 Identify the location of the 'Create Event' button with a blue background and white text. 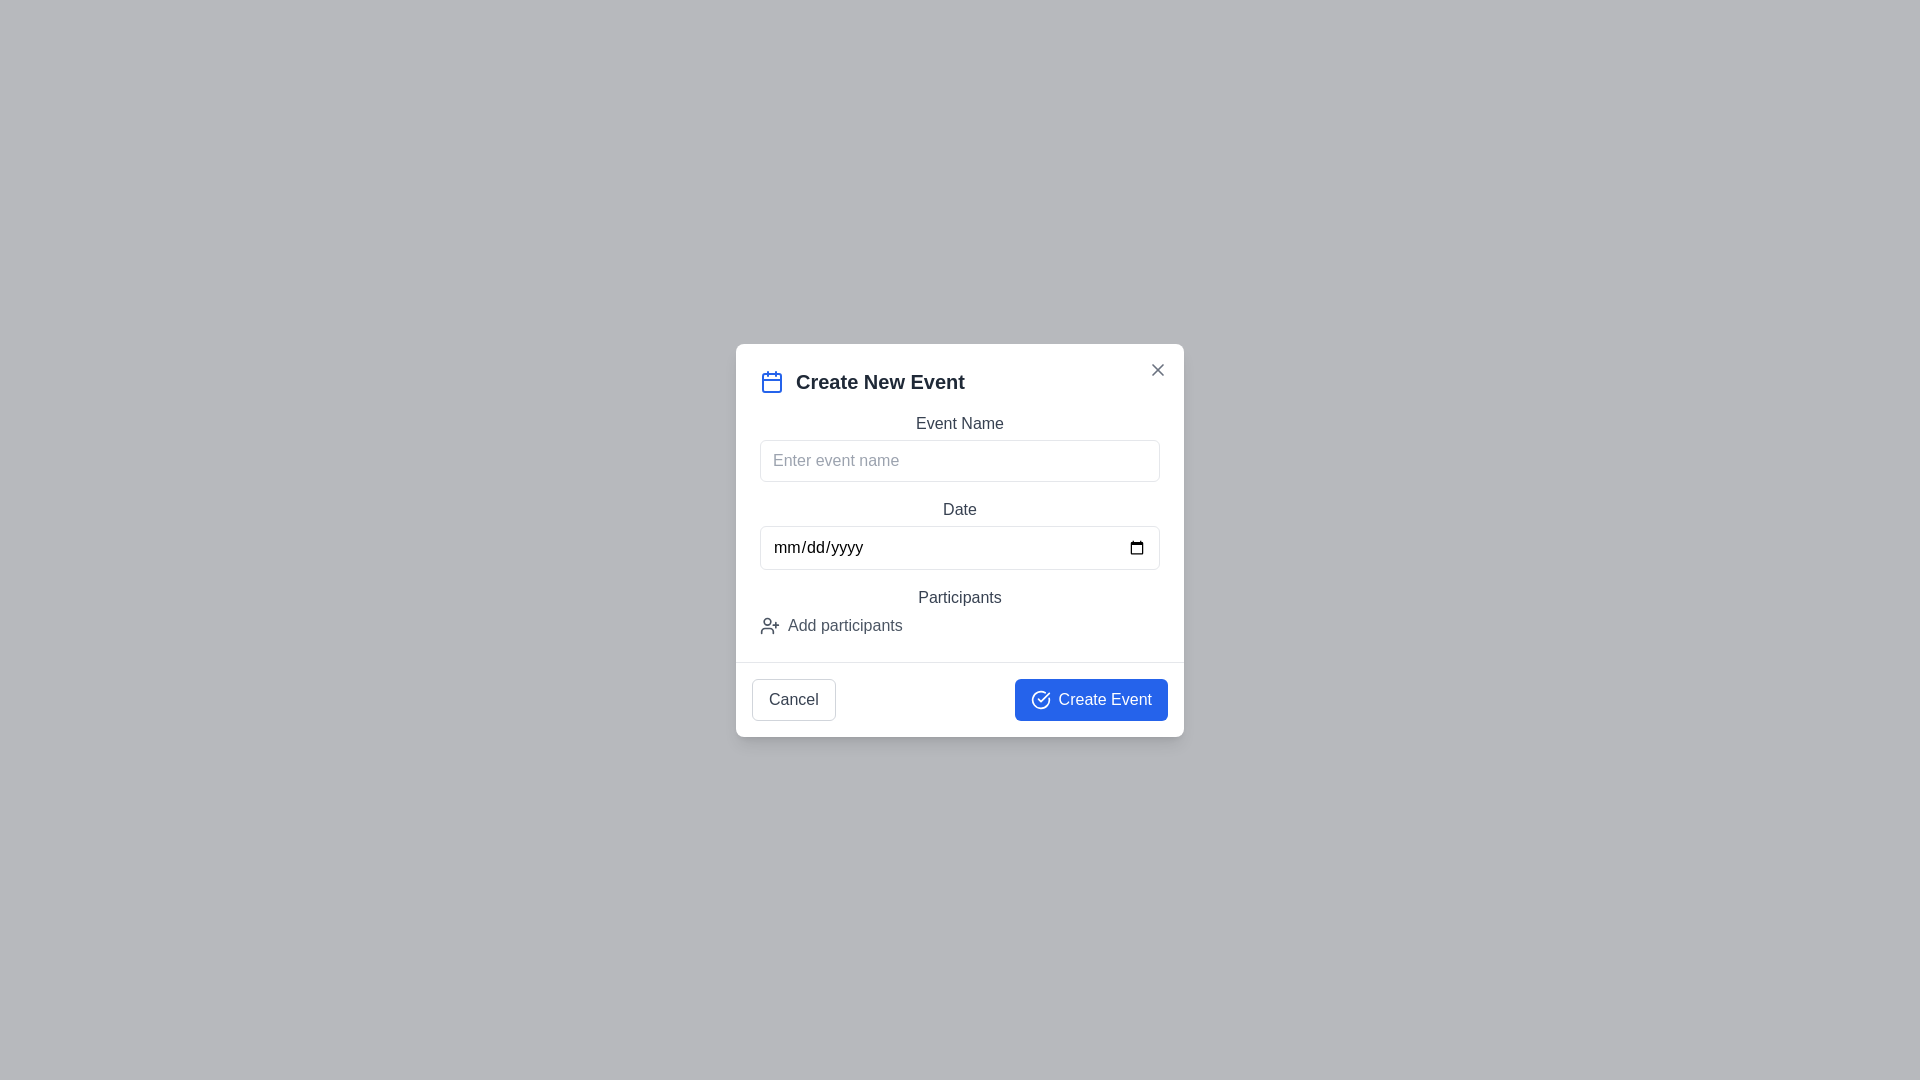
(1090, 698).